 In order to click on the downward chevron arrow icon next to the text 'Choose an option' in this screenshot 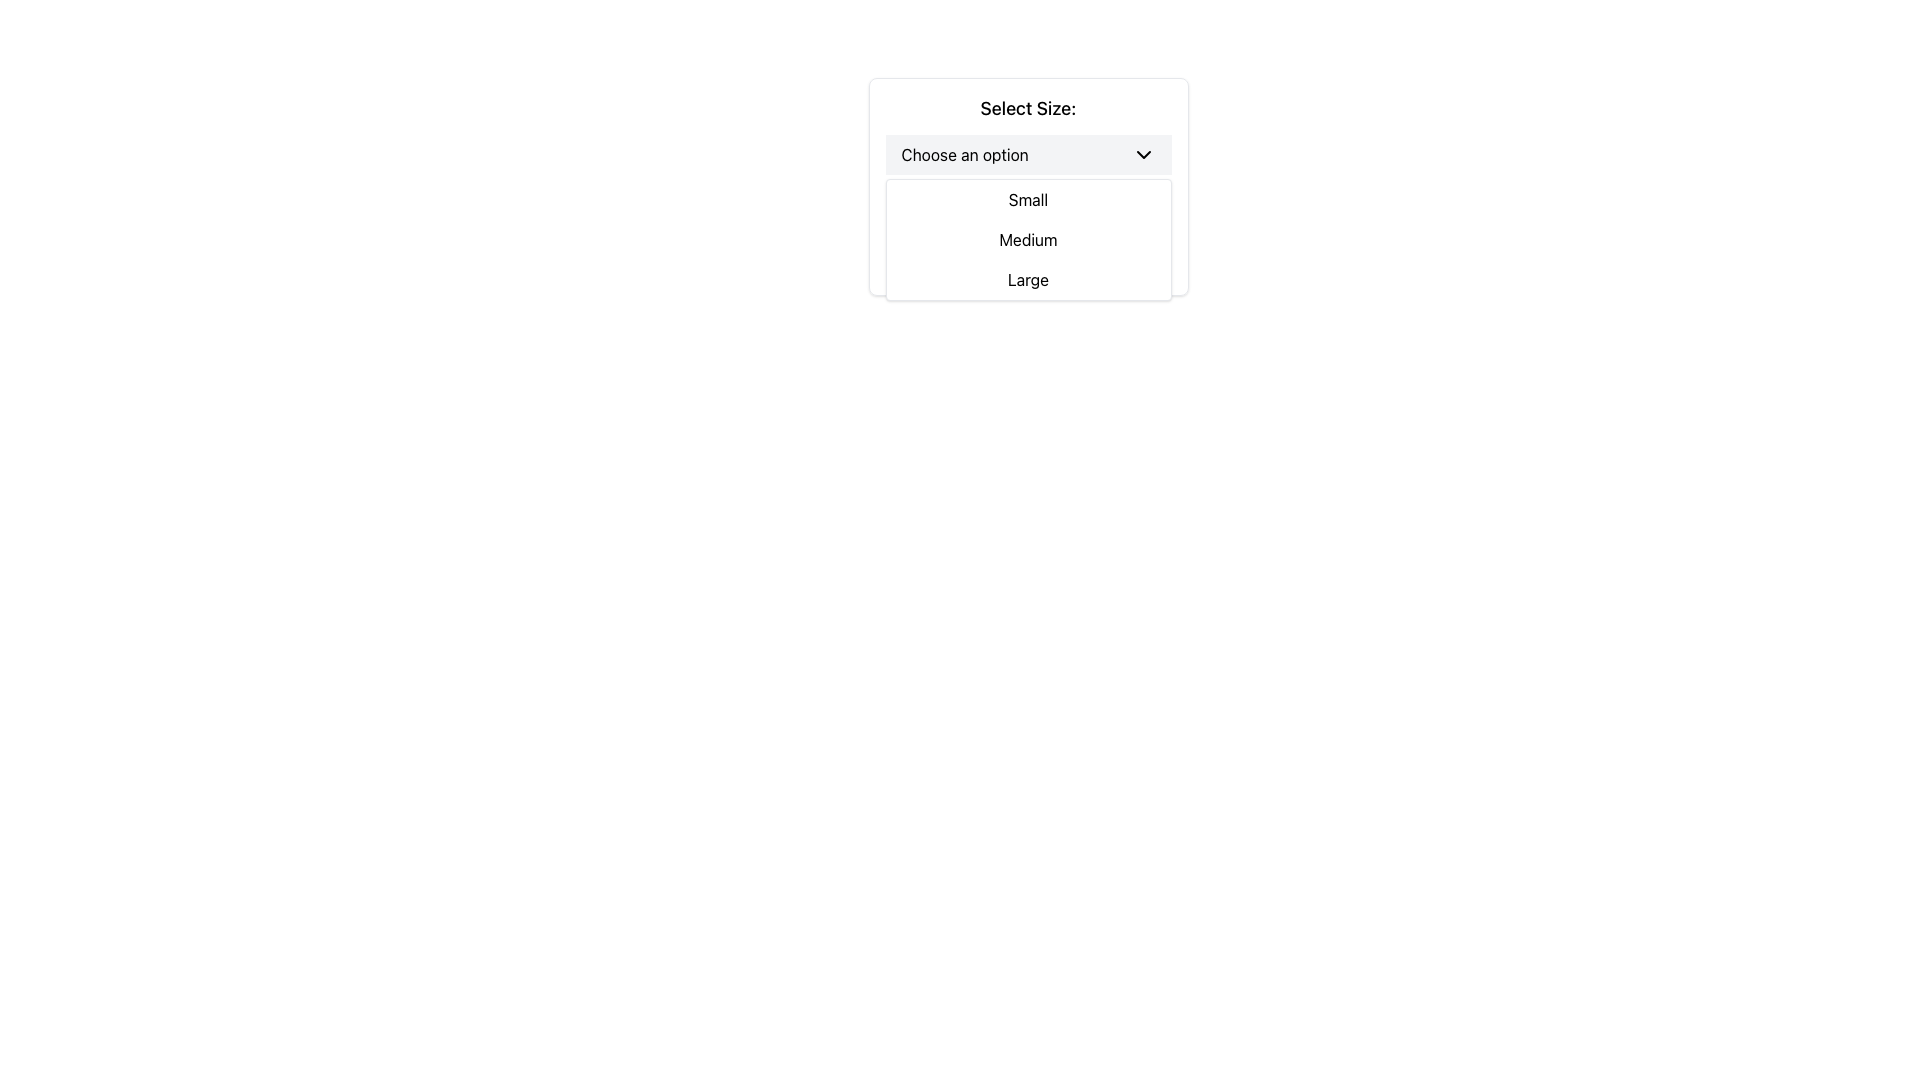, I will do `click(1143, 153)`.